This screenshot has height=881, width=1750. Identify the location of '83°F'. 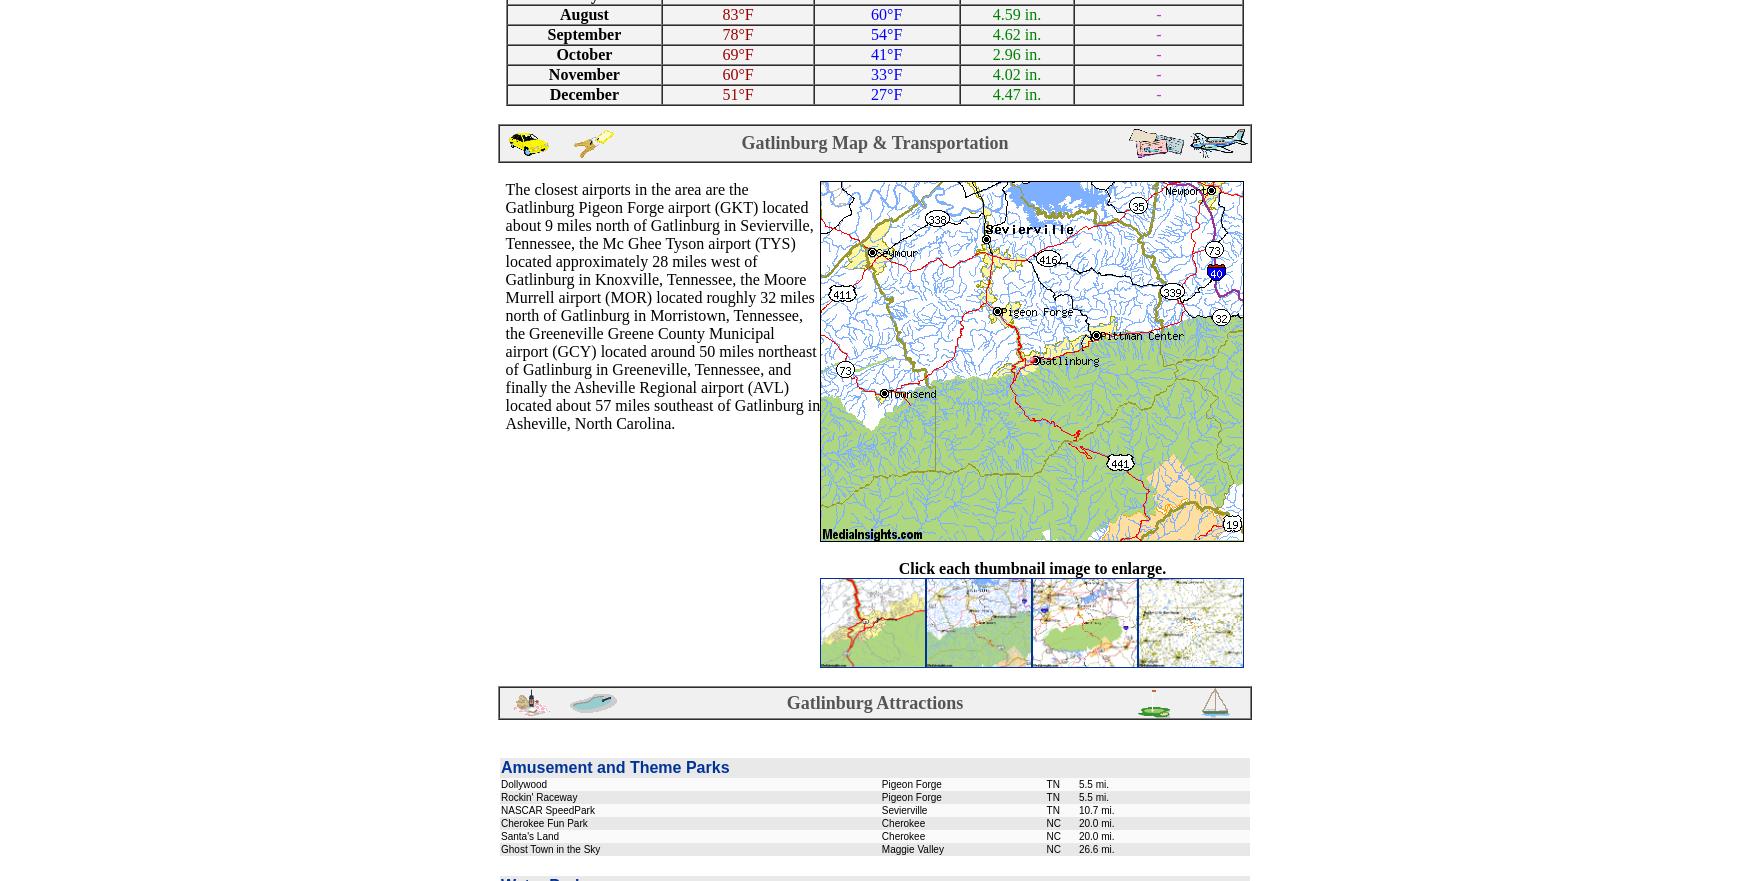
(737, 13).